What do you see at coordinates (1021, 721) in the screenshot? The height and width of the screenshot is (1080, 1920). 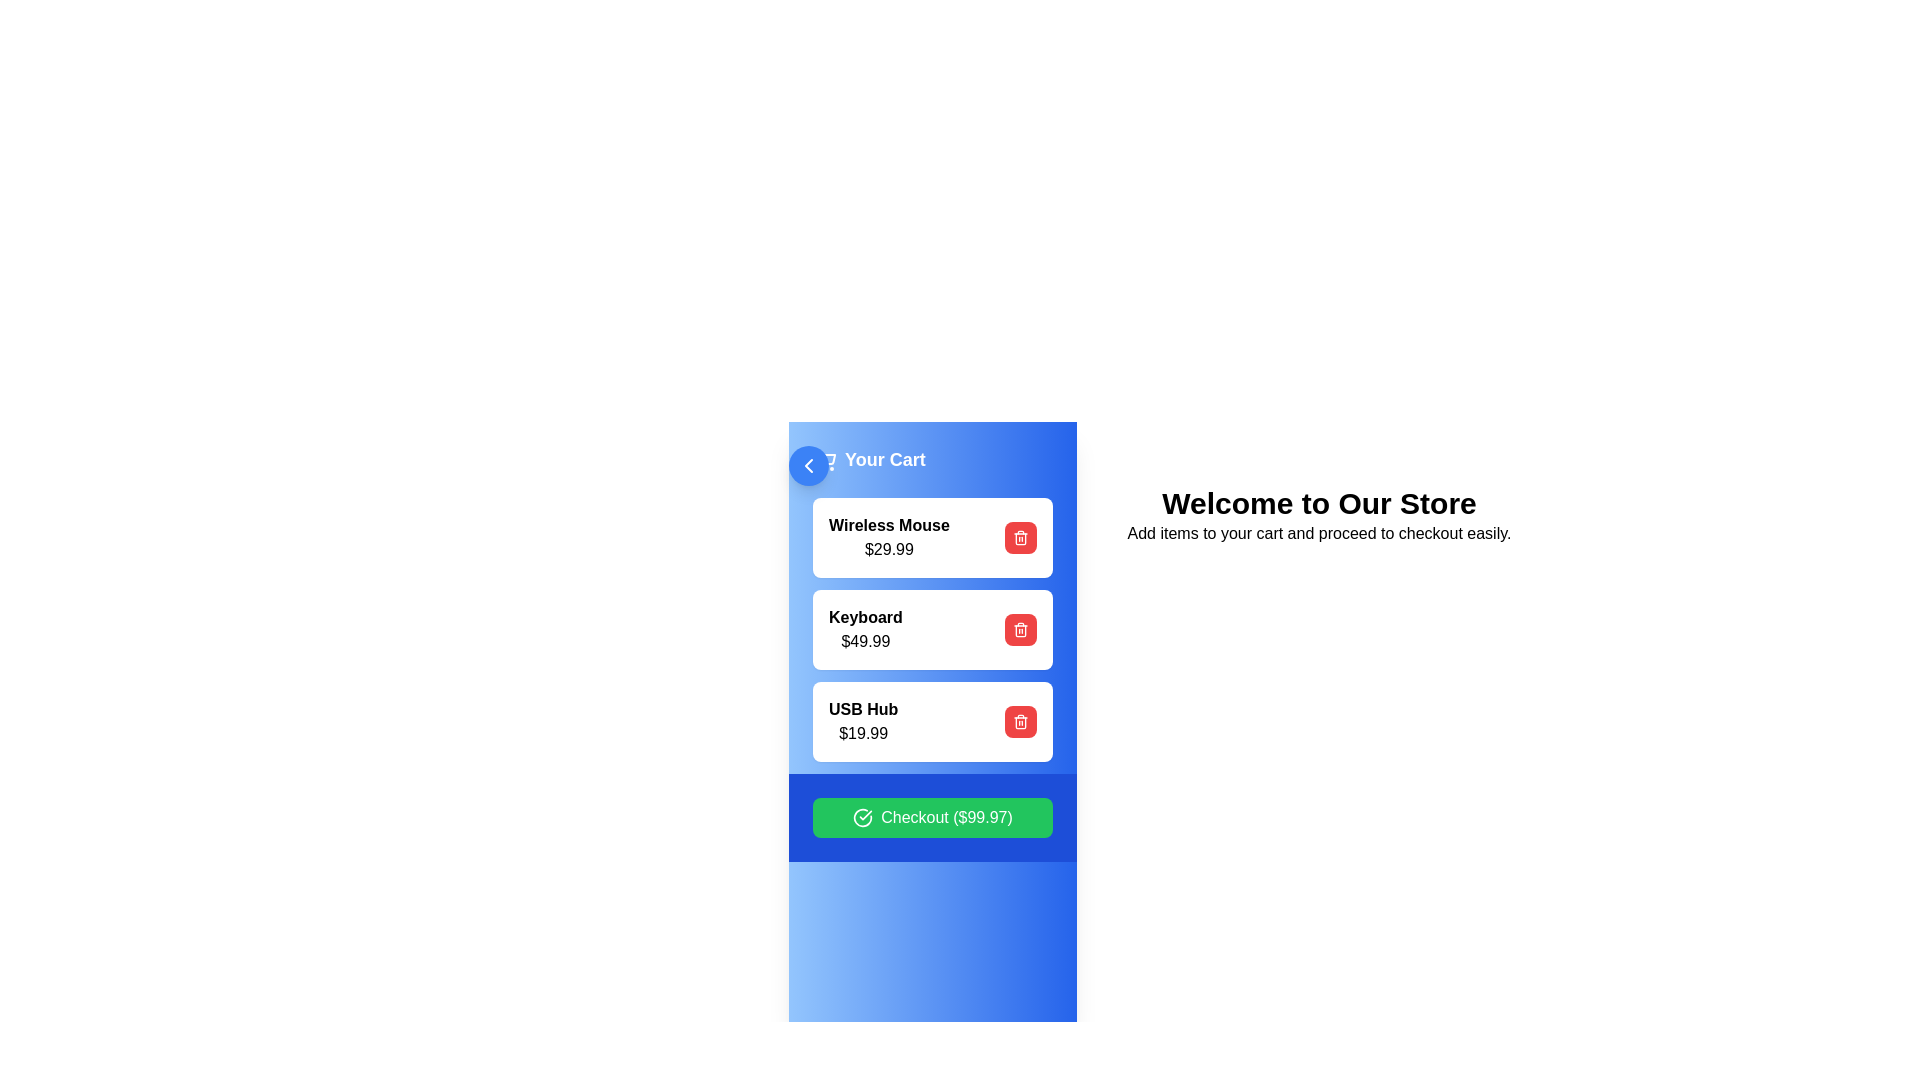 I see `the red circular delete button with a white trash can icon located on the right side of the 'USB Hub - $19.99' row in the shopping cart list to possibly reveal a tooltip or additional information` at bounding box center [1021, 721].